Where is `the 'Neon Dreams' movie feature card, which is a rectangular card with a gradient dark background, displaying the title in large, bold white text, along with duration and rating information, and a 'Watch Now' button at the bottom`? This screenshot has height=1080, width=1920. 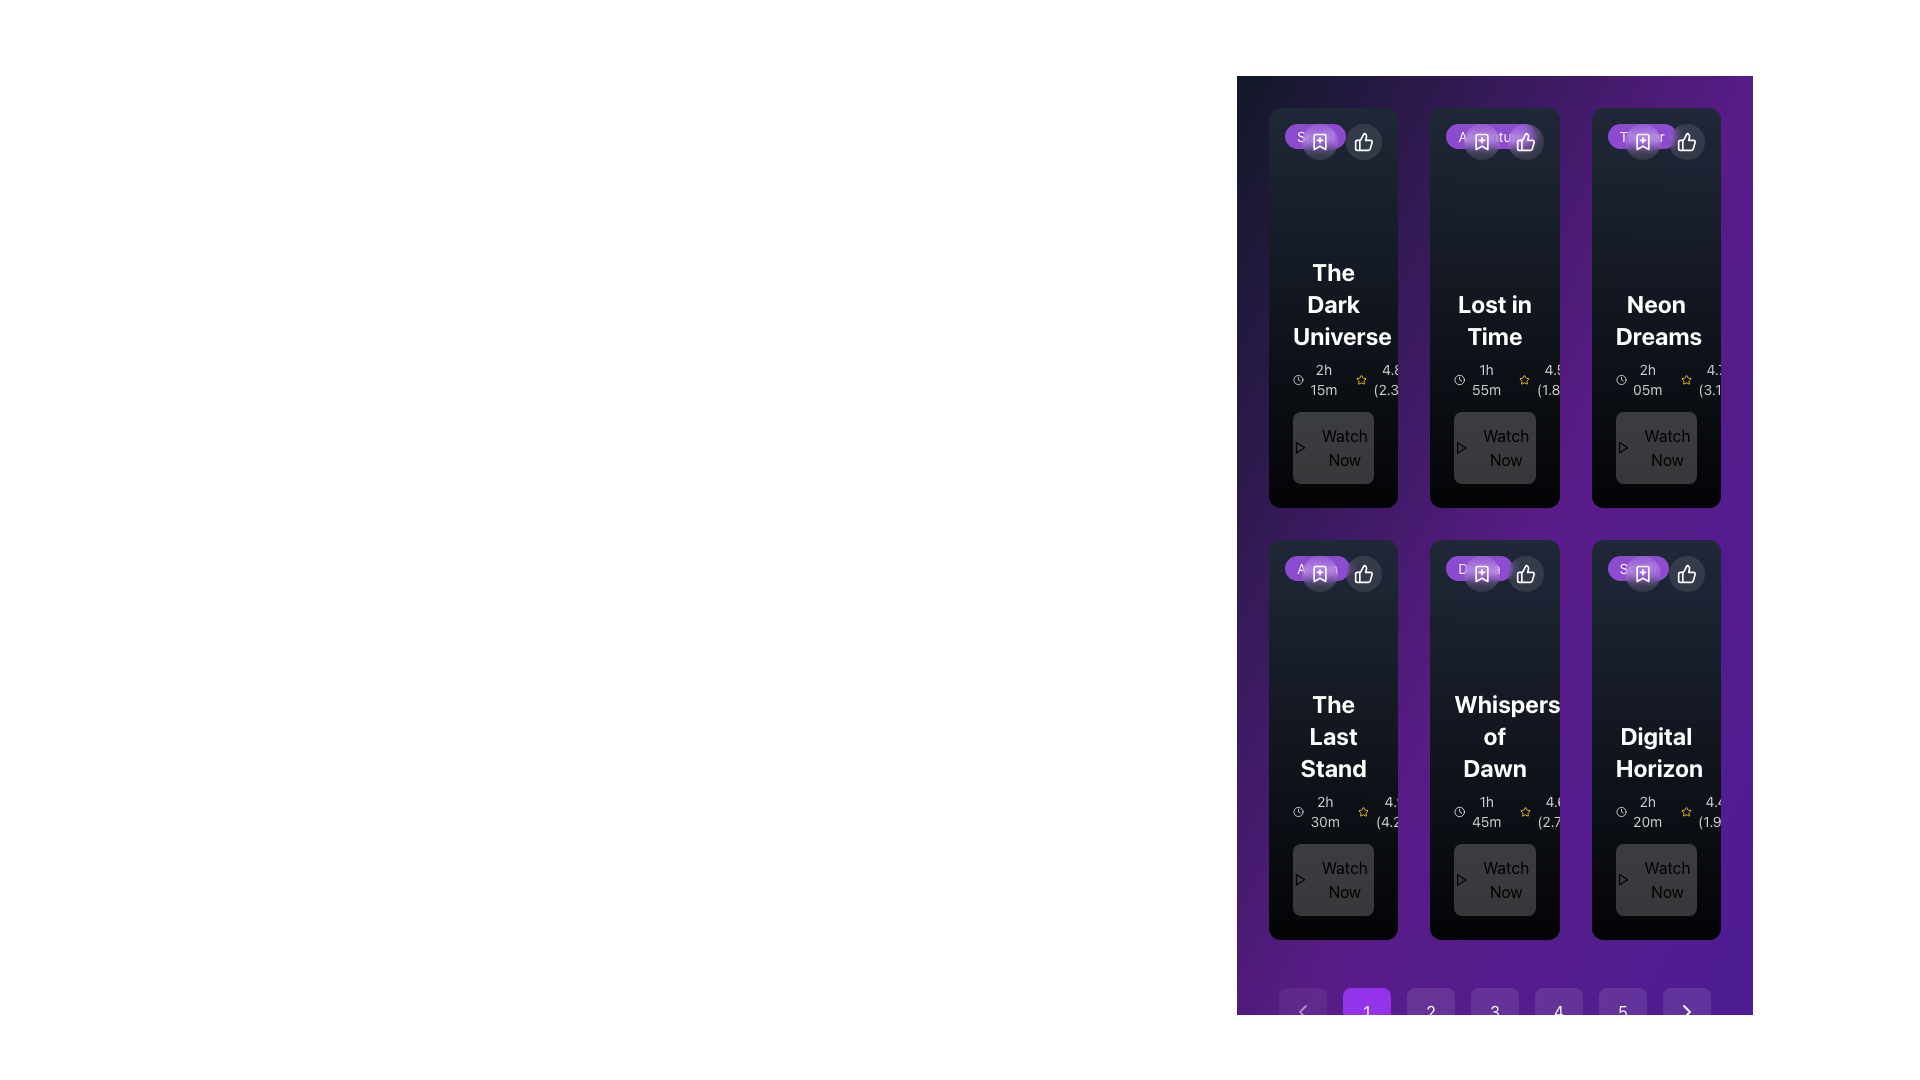 the 'Neon Dreams' movie feature card, which is a rectangular card with a gradient dark background, displaying the title in large, bold white text, along with duration and rating information, and a 'Watch Now' button at the bottom is located at coordinates (1656, 308).